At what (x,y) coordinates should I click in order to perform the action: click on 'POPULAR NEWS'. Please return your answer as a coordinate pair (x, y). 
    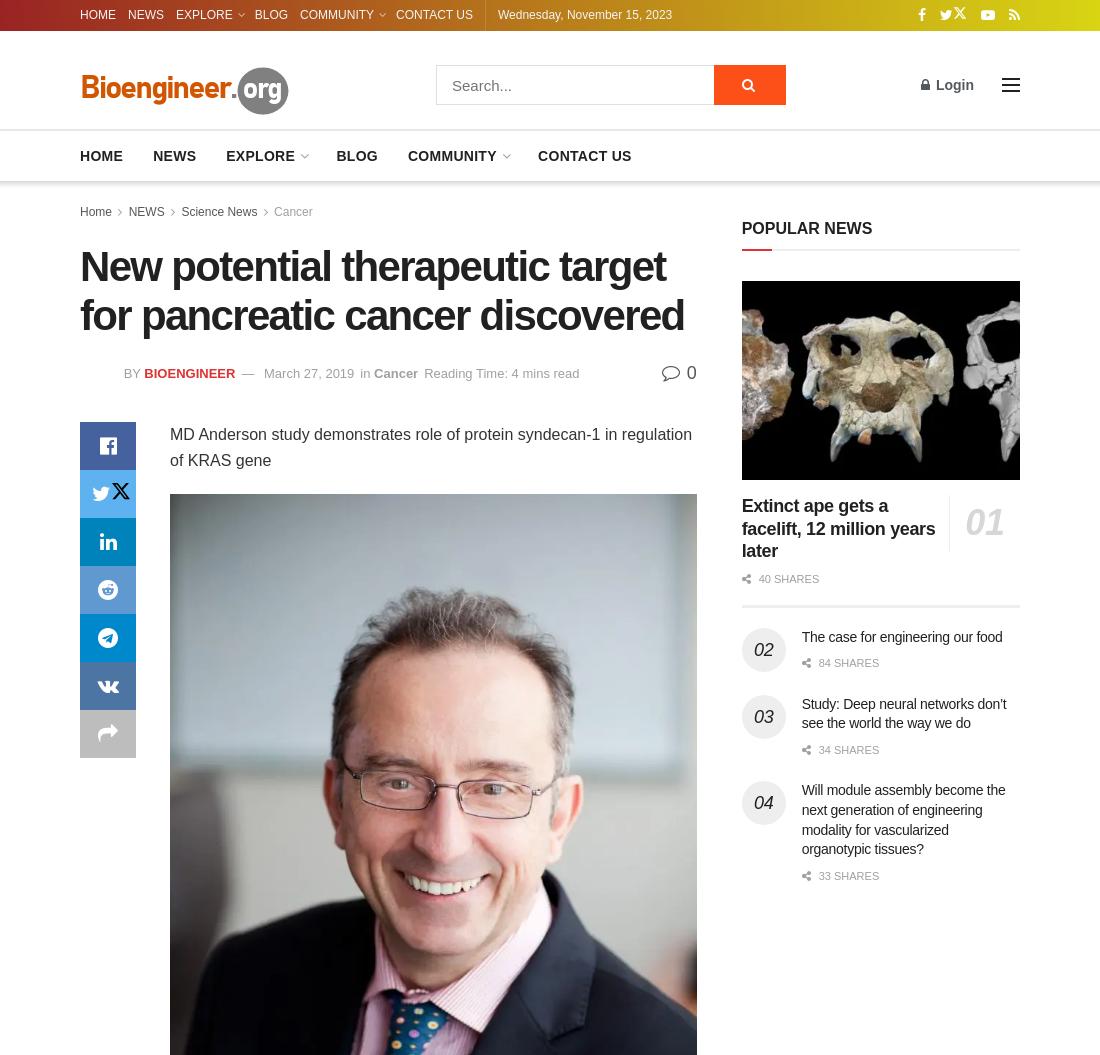
    Looking at the image, I should click on (806, 227).